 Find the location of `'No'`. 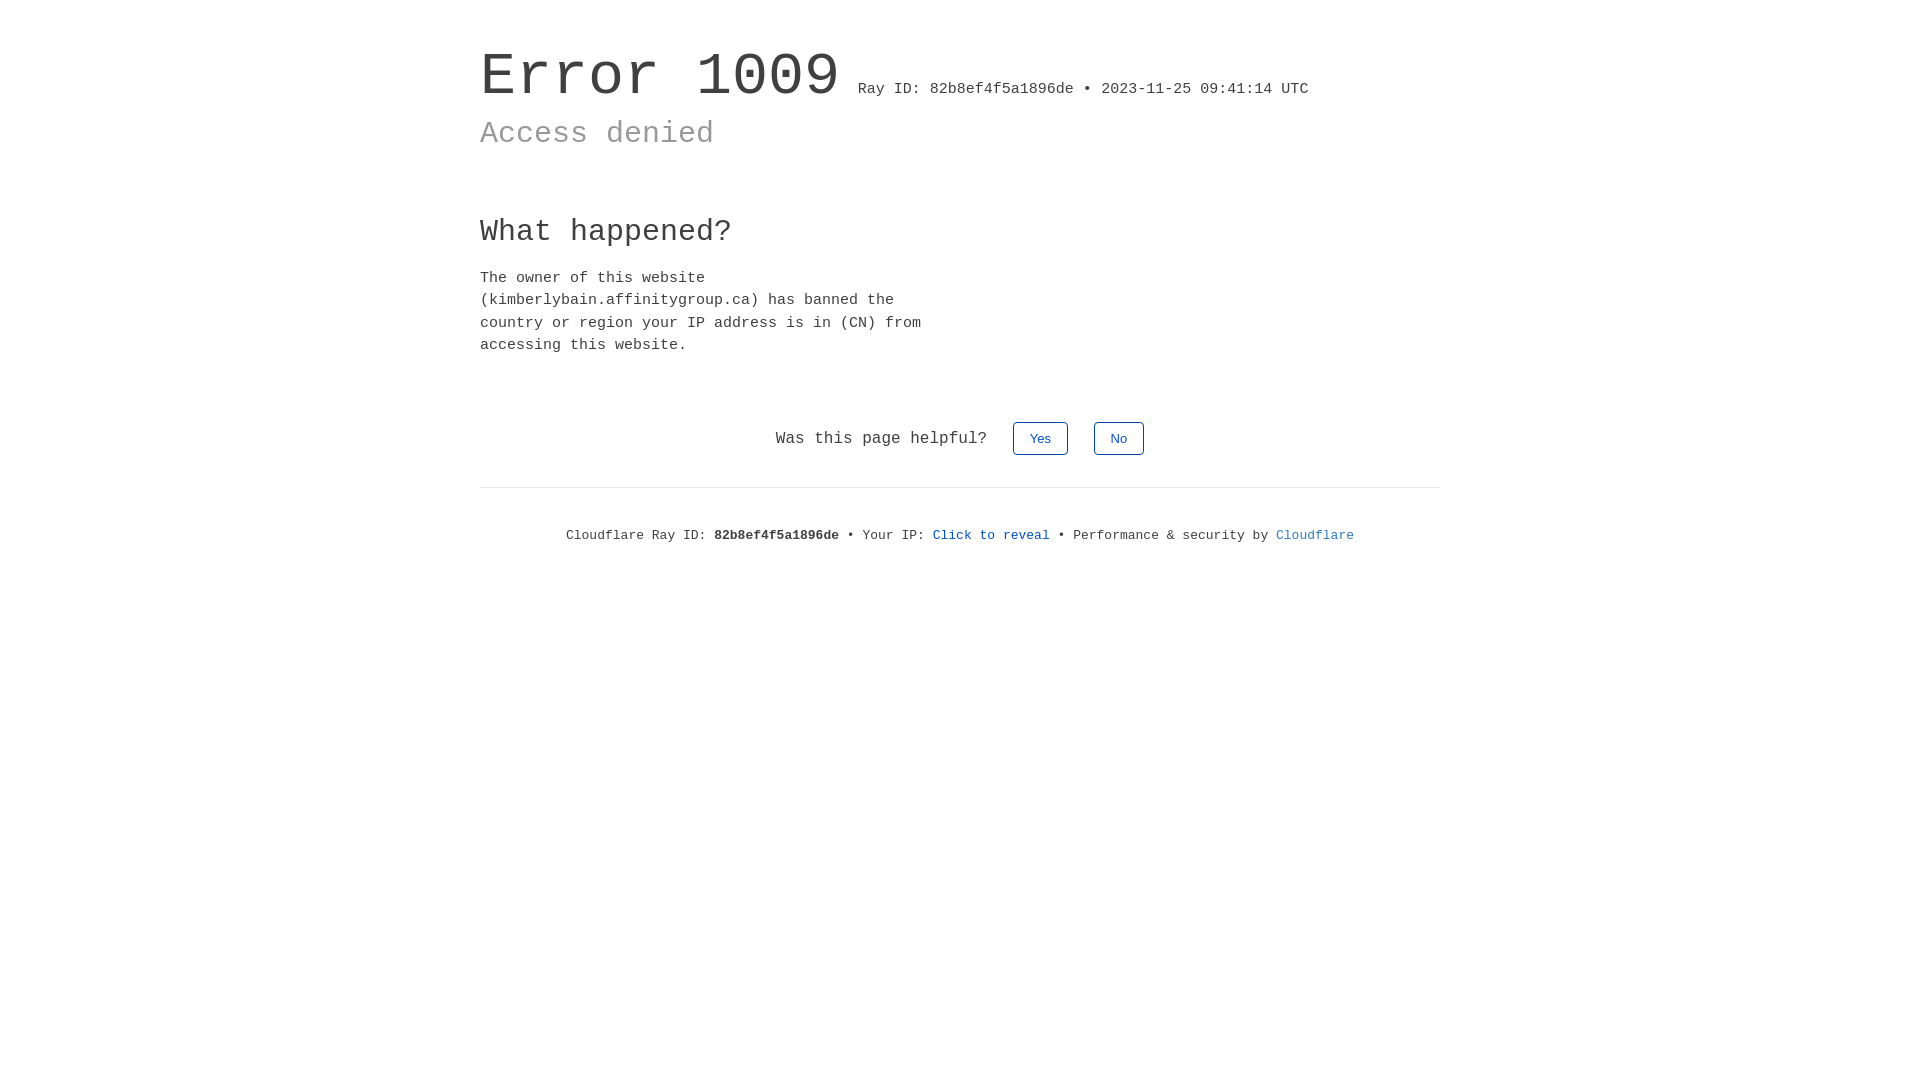

'No' is located at coordinates (1118, 437).